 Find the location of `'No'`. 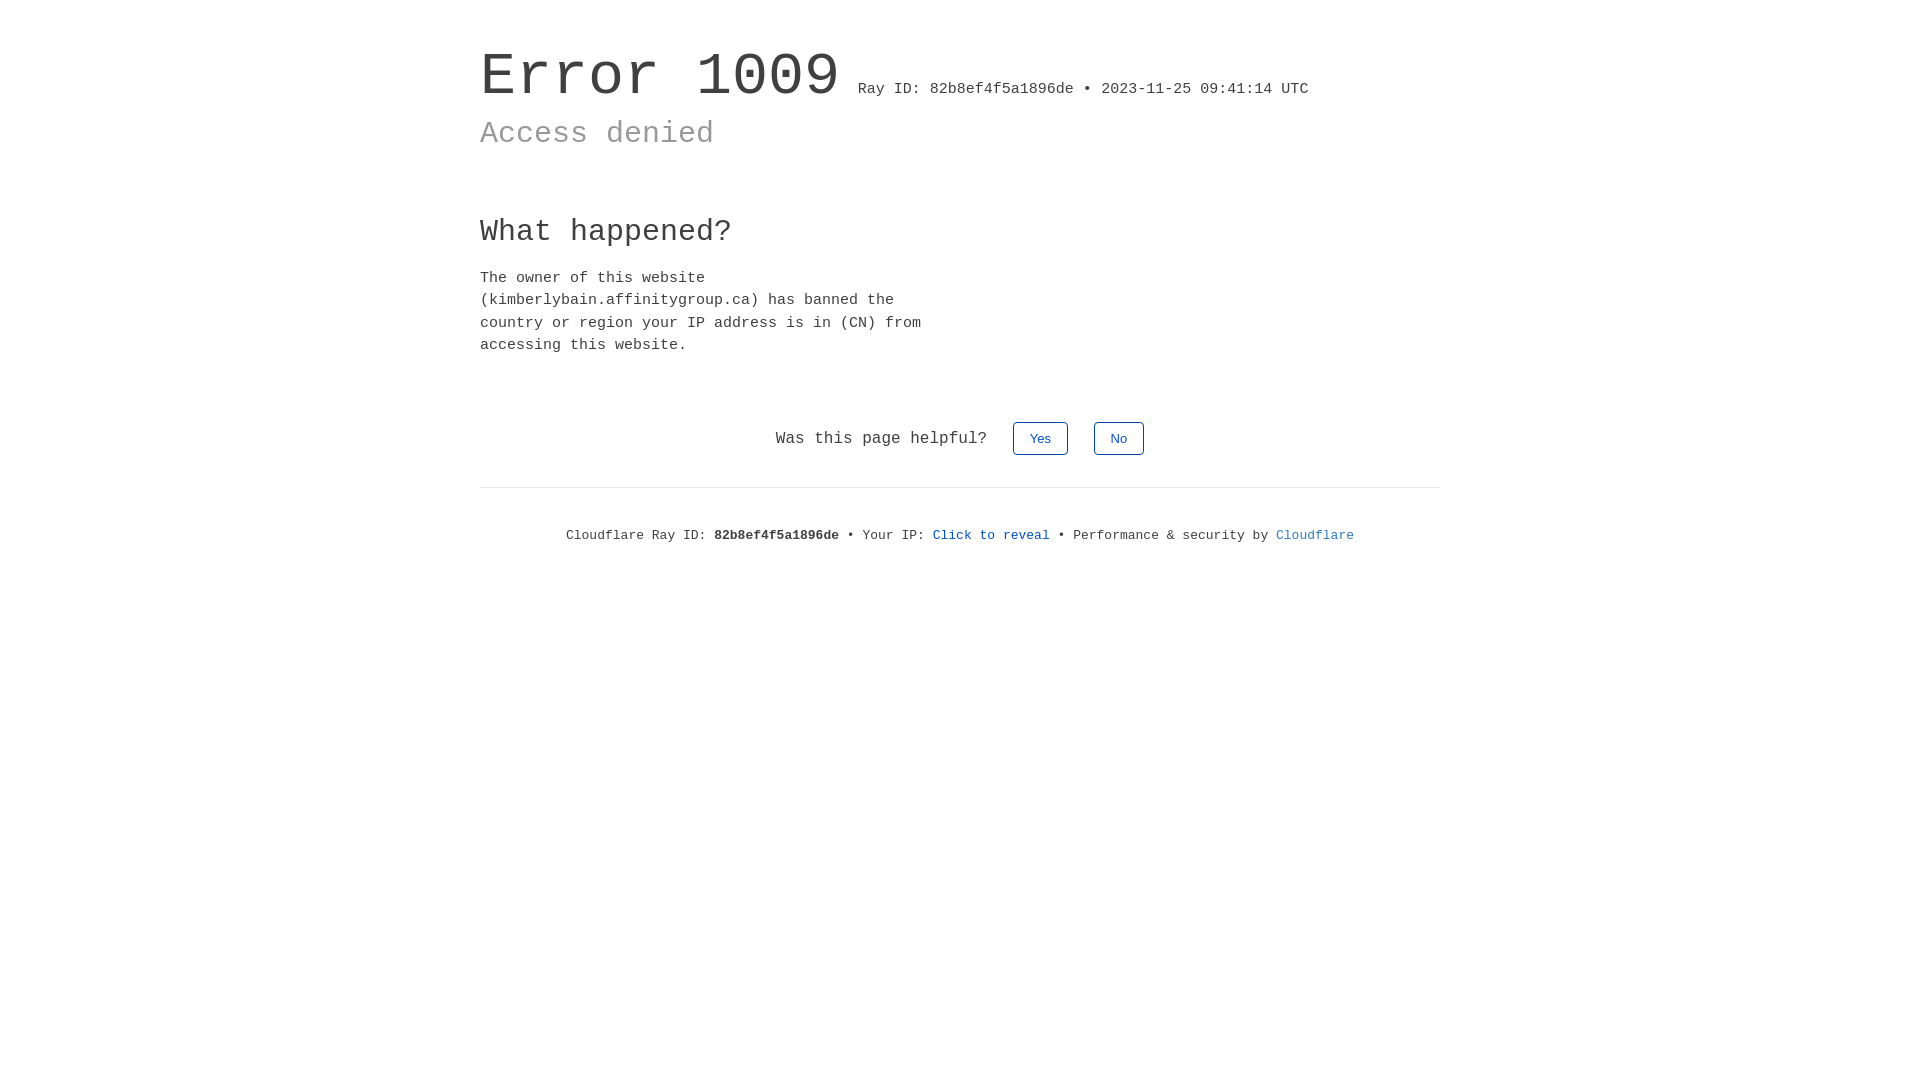

'No' is located at coordinates (1118, 437).